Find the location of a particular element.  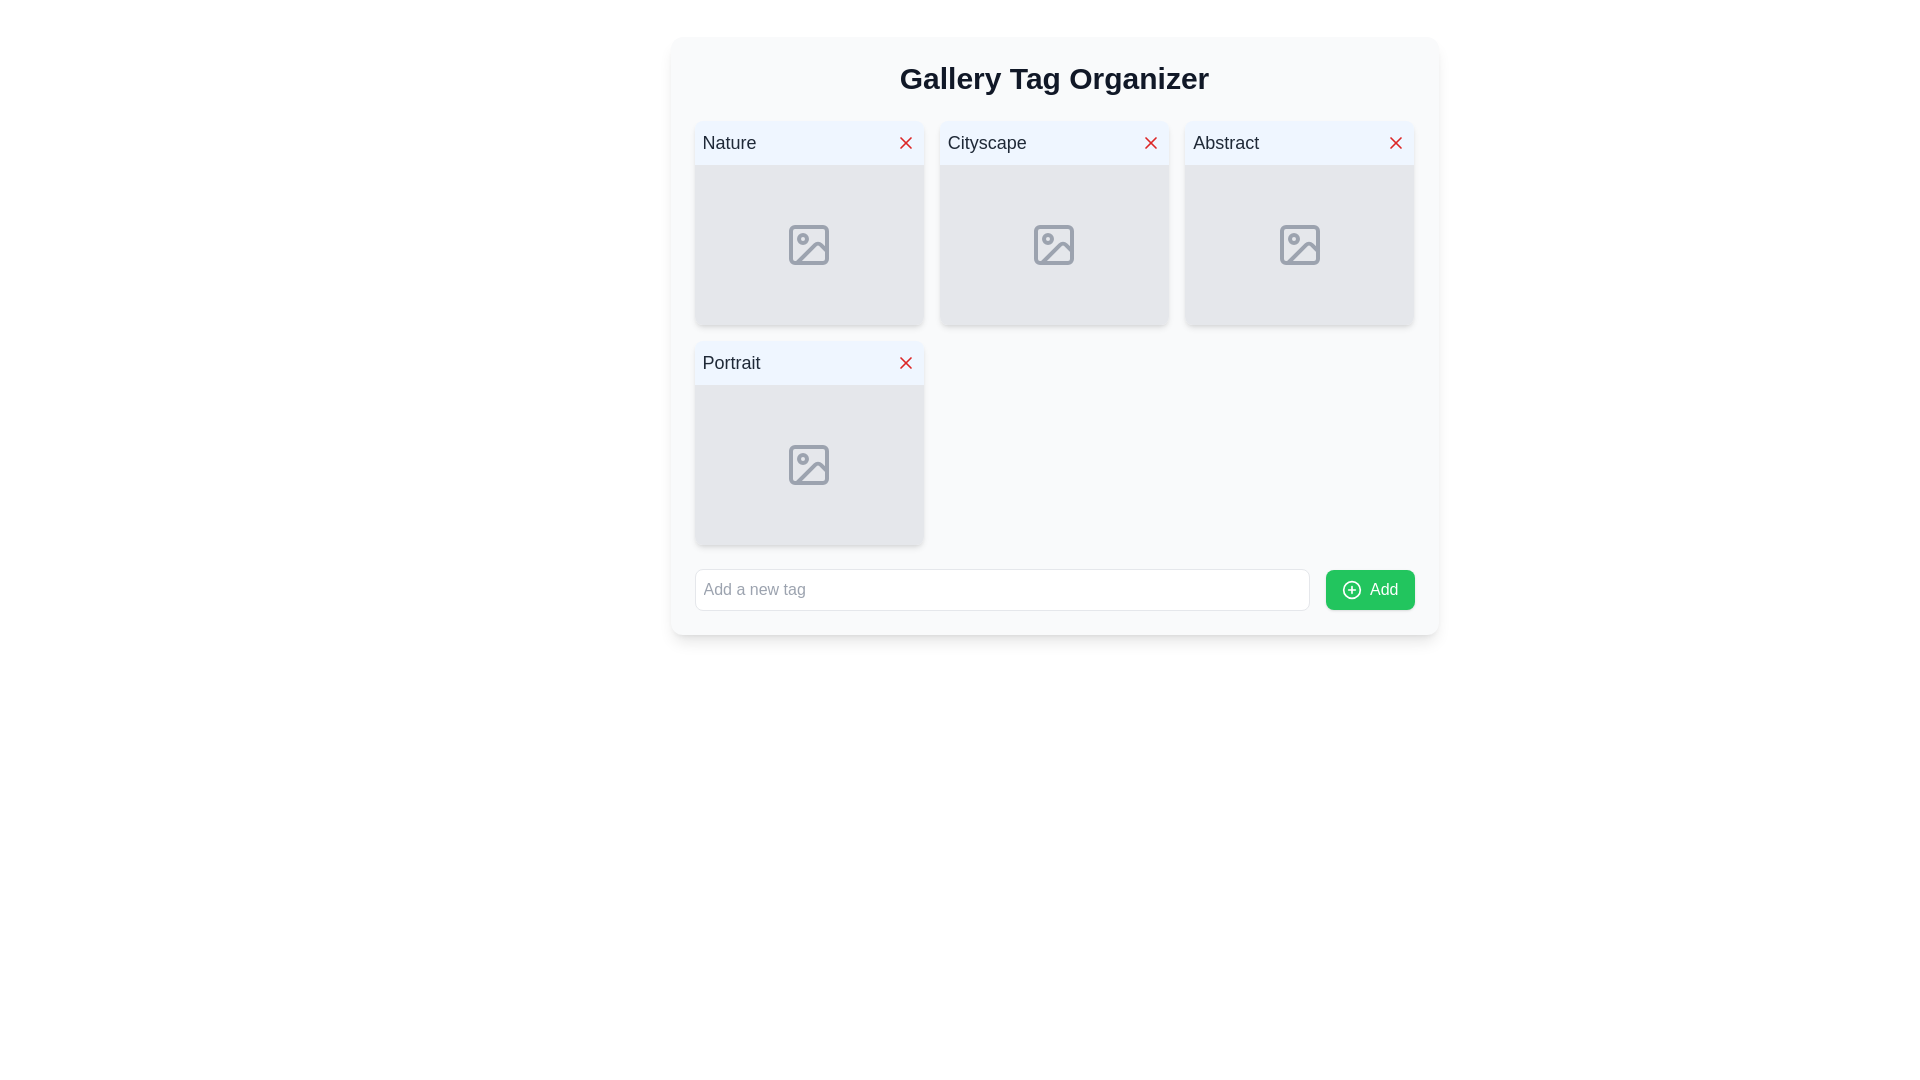

the static text label that identifies the category as 'Portrait', located at the left of the light blue rounded rectangle tile in the second row of the gallery layout is located at coordinates (730, 362).